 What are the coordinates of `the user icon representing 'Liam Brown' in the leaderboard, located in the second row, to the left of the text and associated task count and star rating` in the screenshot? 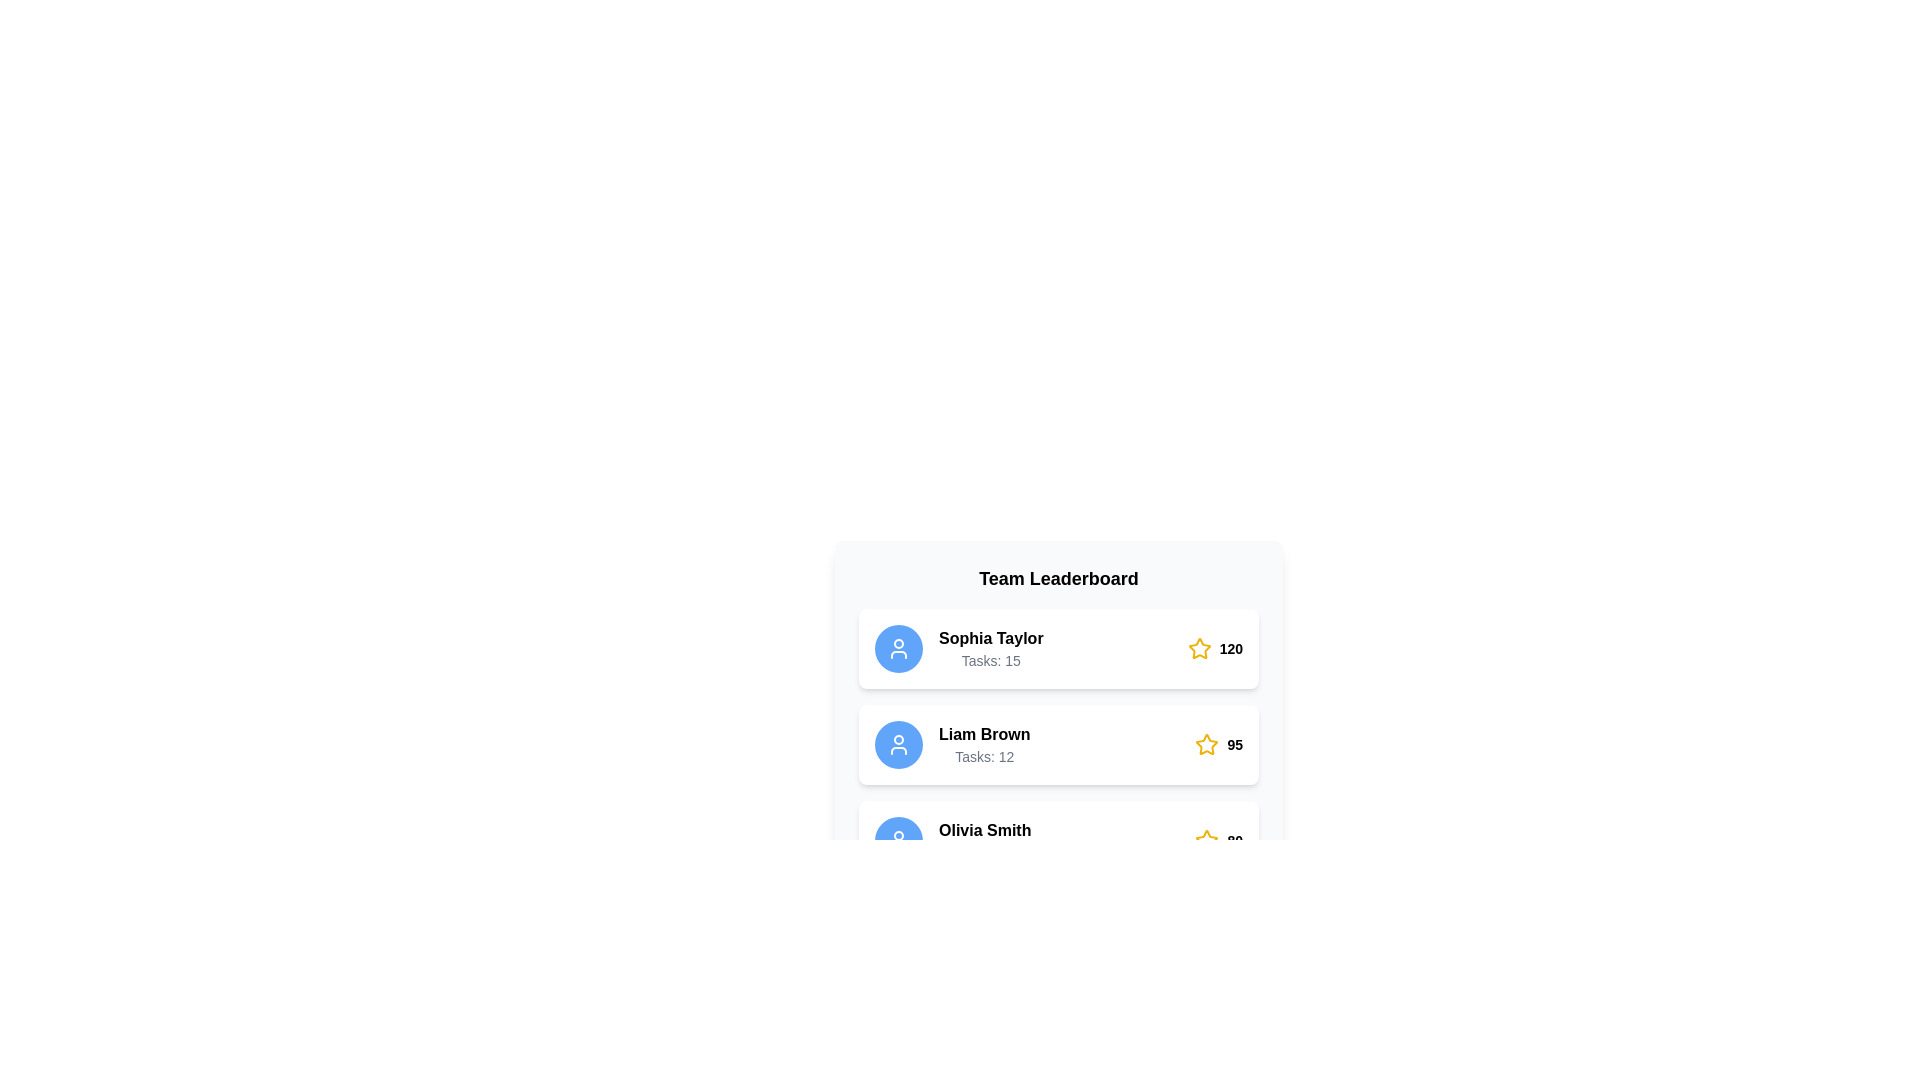 It's located at (897, 744).